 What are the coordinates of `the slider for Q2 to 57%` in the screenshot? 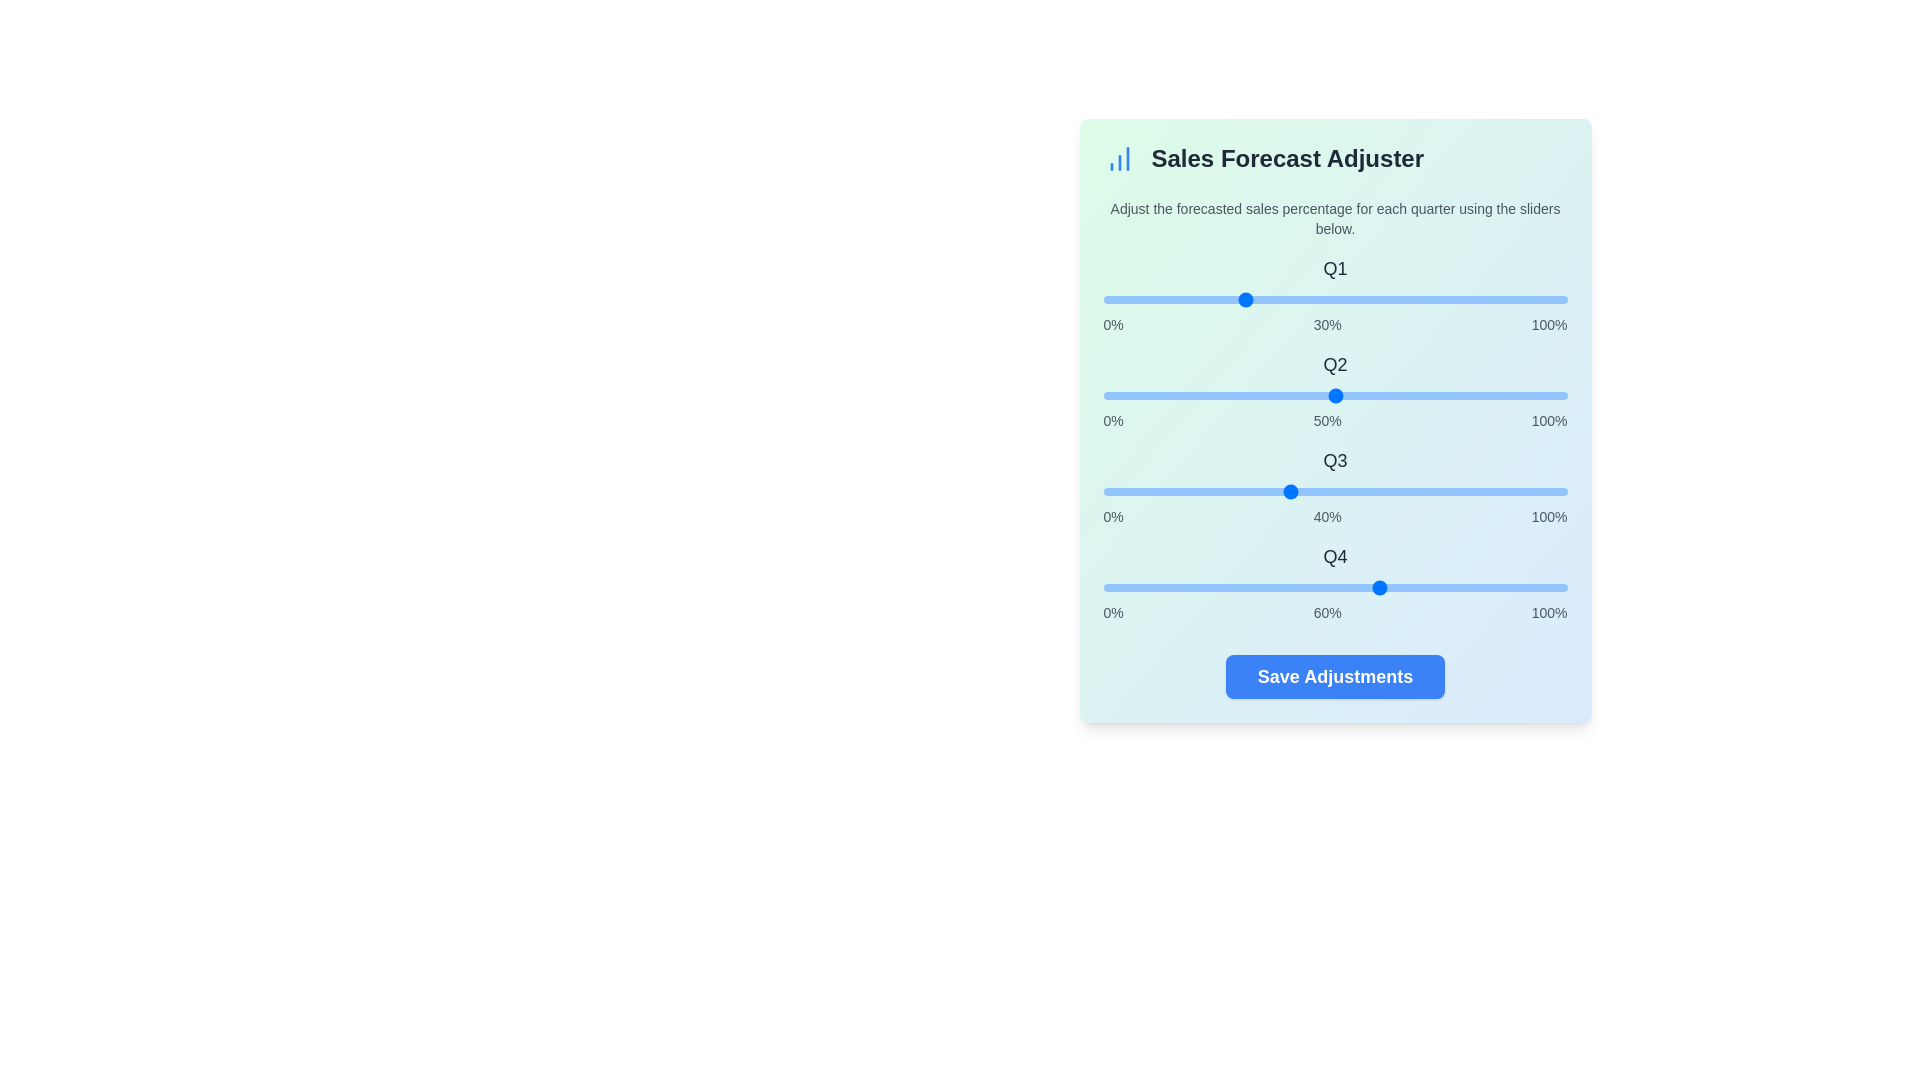 It's located at (1367, 396).